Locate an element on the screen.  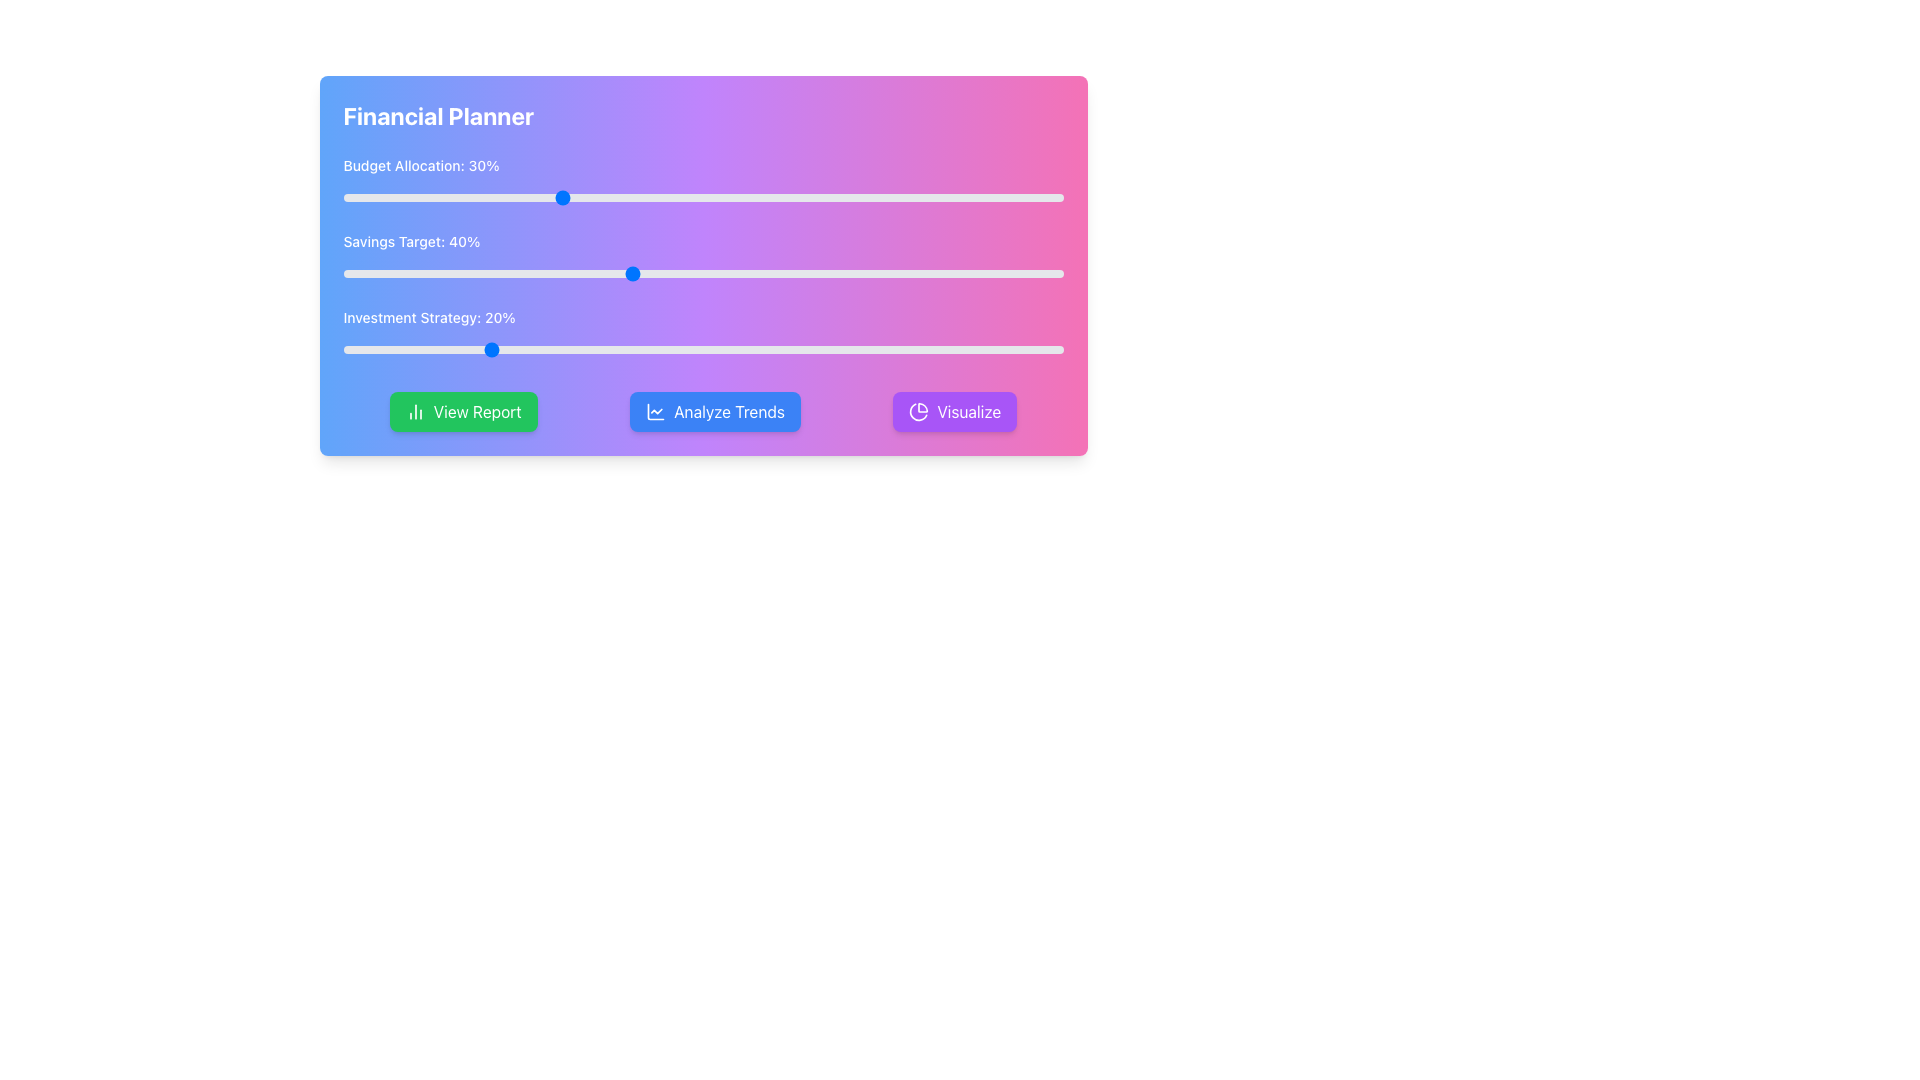
the slider value is located at coordinates (696, 197).